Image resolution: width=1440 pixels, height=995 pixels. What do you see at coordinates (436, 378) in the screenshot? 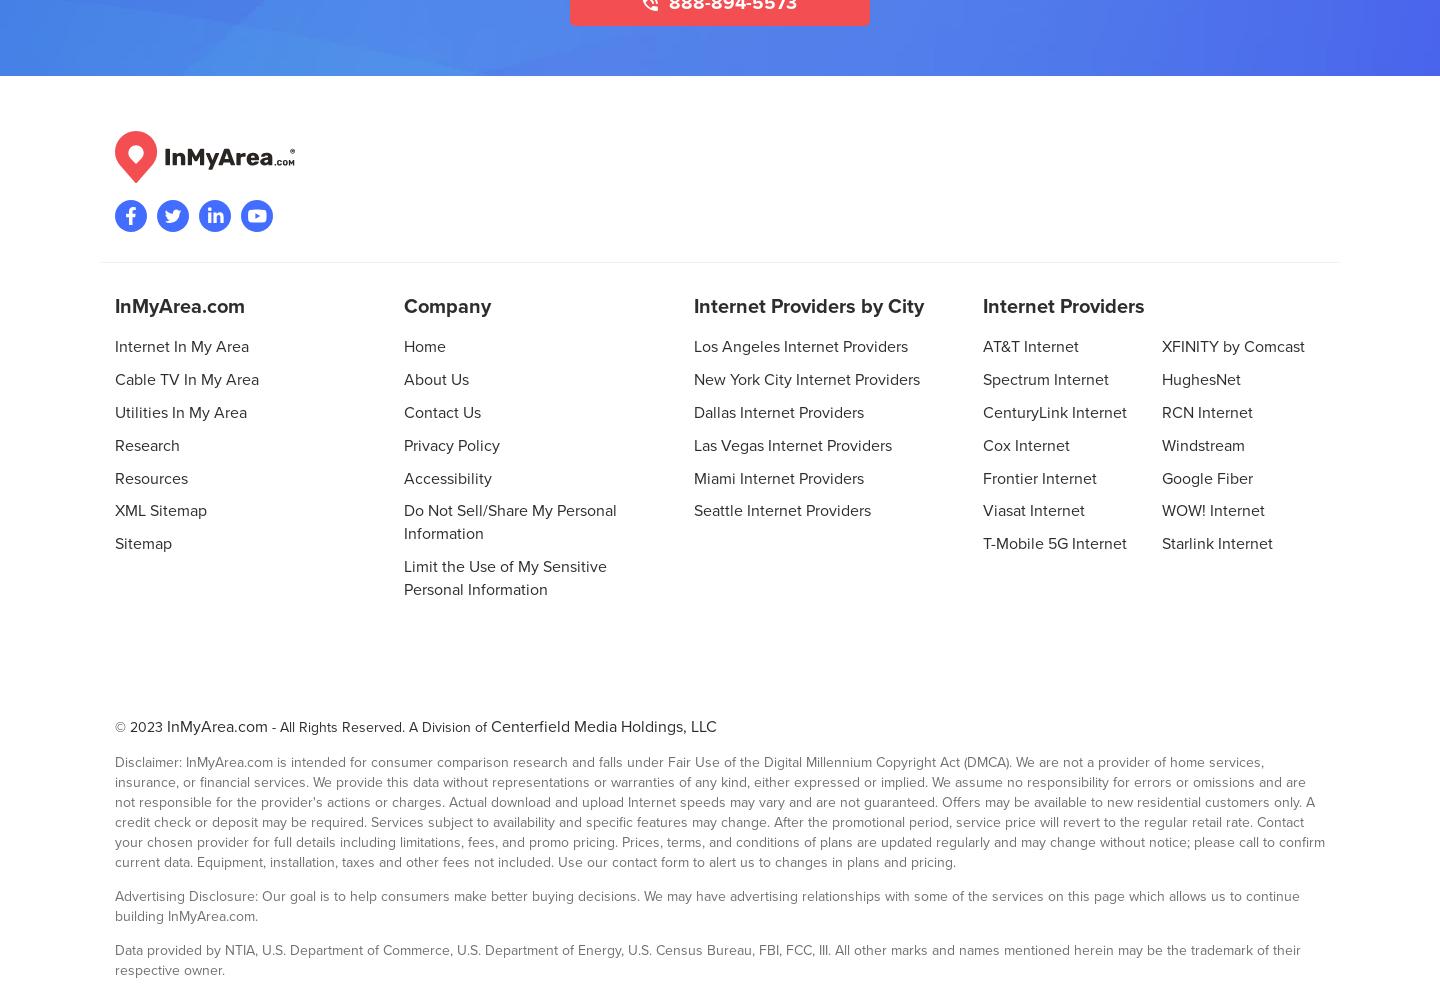
I see `'About Us'` at bounding box center [436, 378].